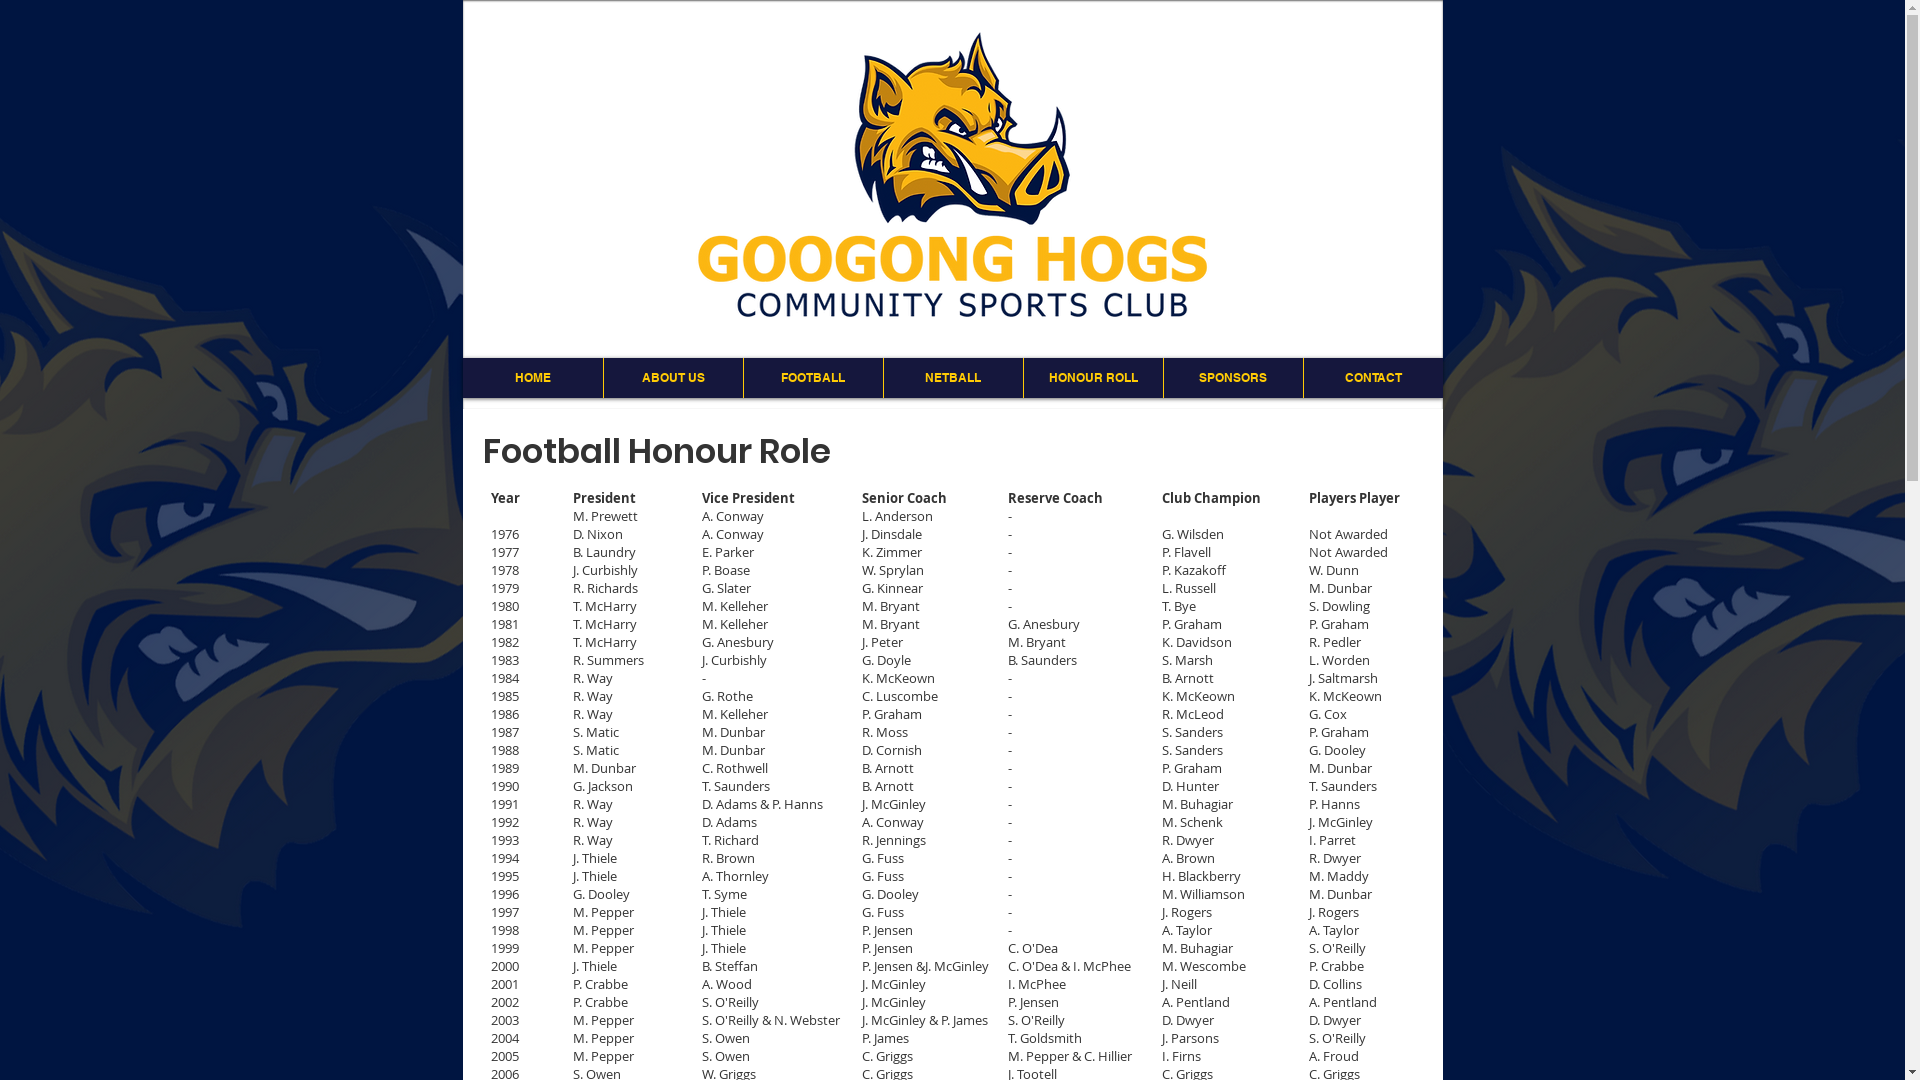  Describe the element at coordinates (1091, 378) in the screenshot. I see `'HONOUR ROLL'` at that location.